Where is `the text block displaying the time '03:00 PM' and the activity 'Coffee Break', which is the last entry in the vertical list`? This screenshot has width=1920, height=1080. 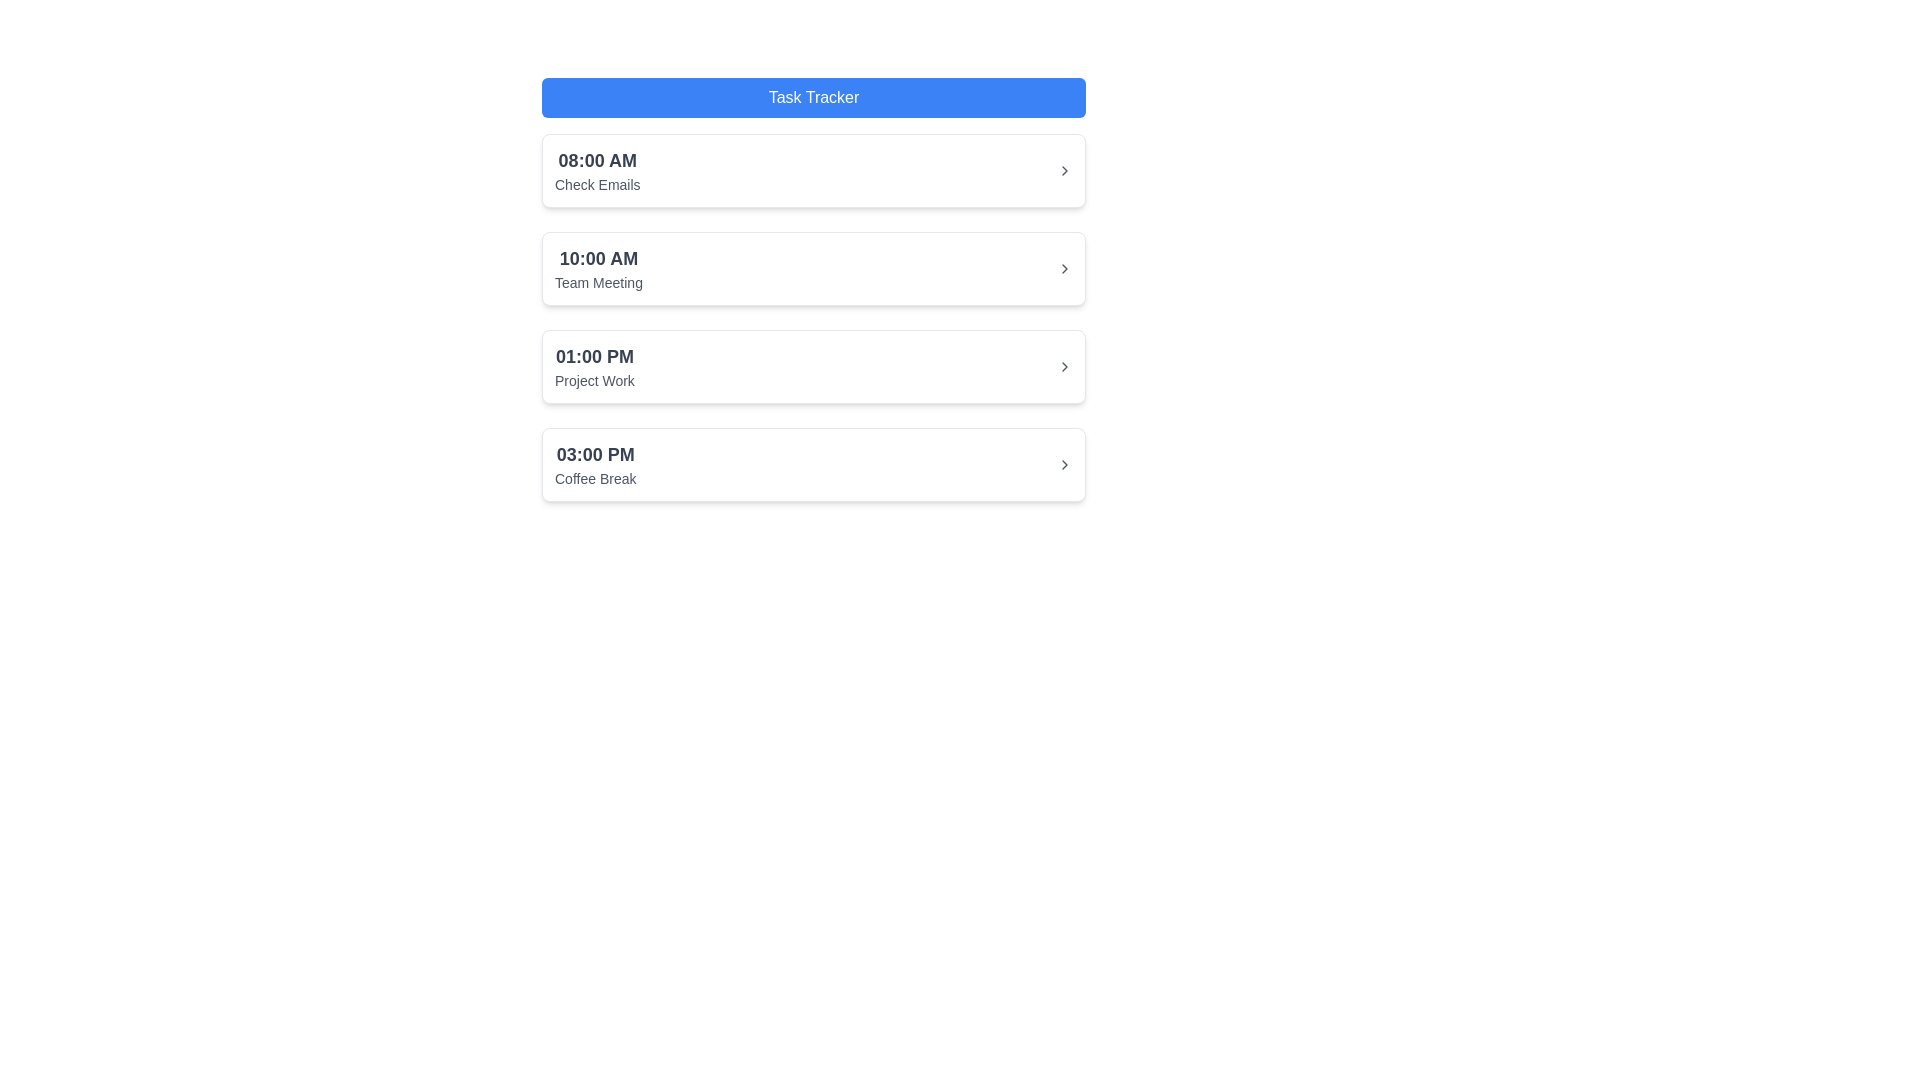
the text block displaying the time '03:00 PM' and the activity 'Coffee Break', which is the last entry in the vertical list is located at coordinates (594, 465).